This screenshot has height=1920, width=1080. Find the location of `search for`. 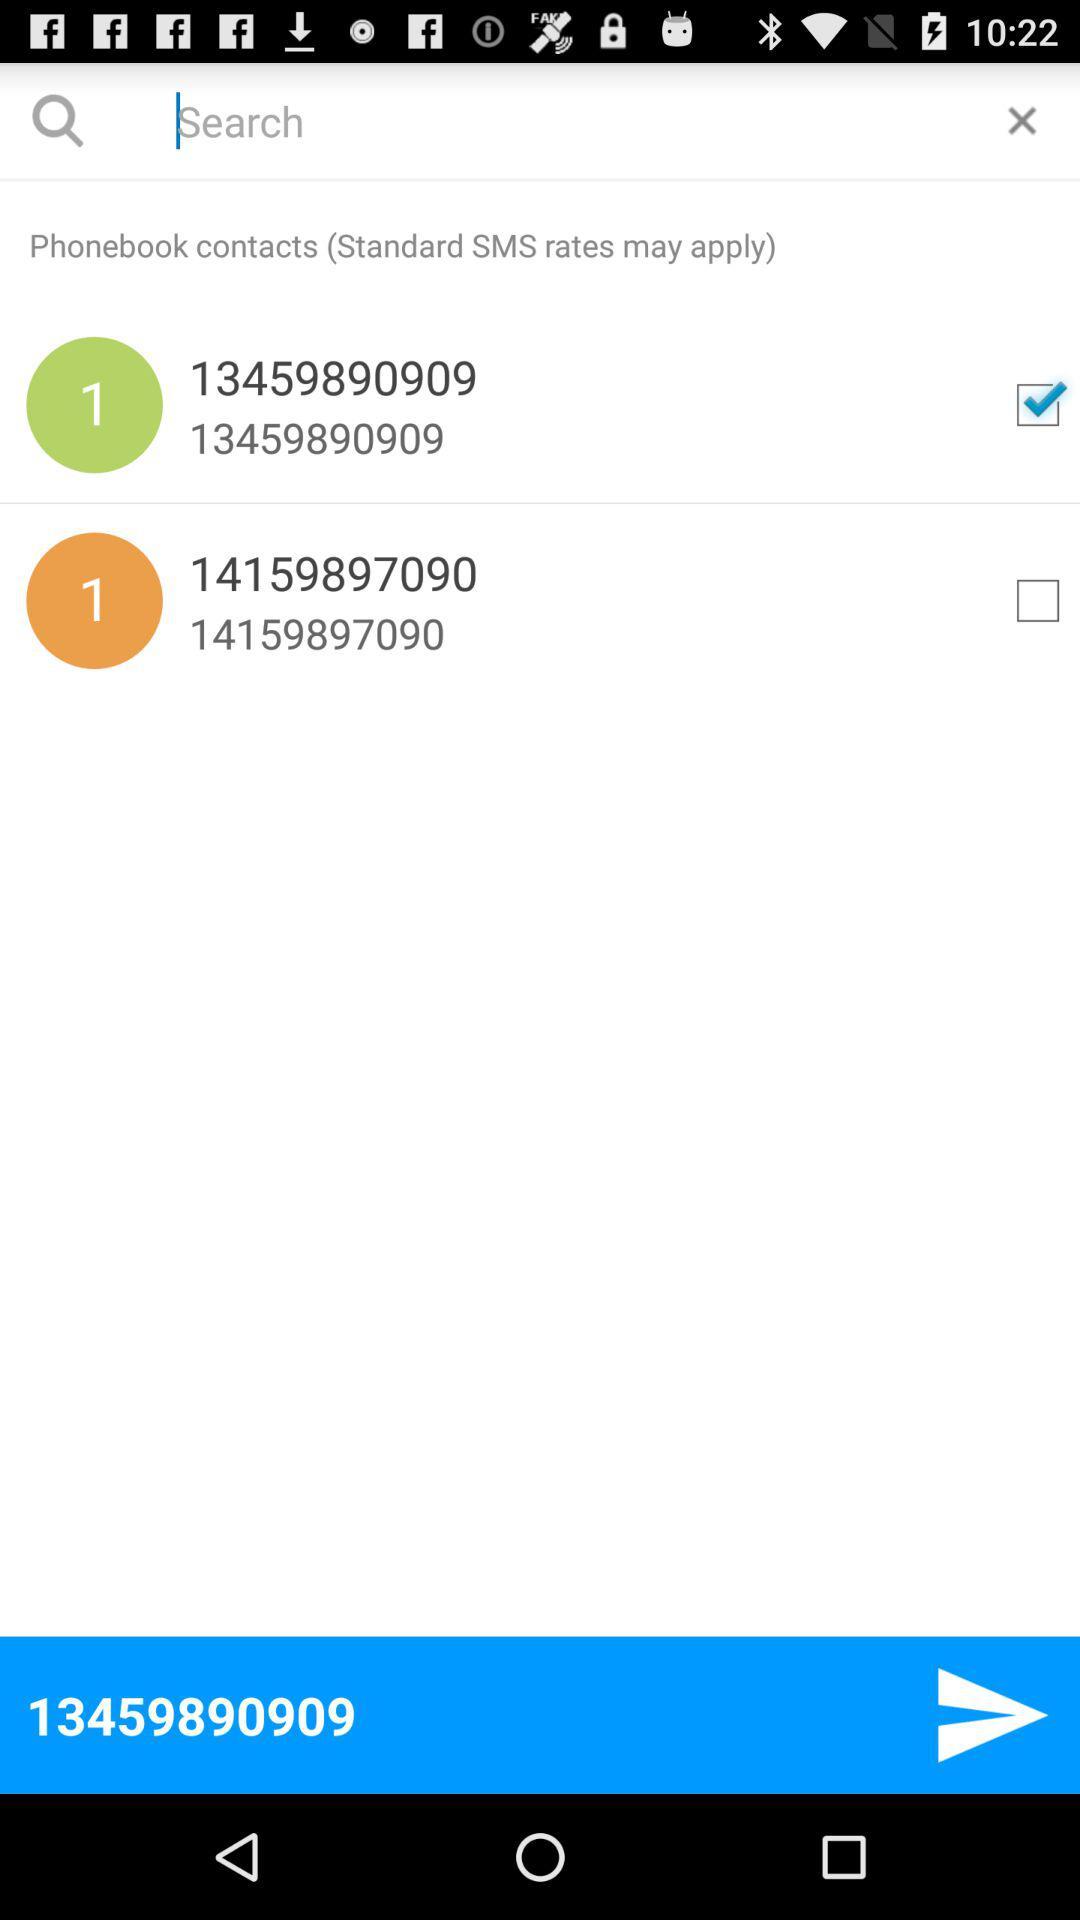

search for is located at coordinates (1036, 403).